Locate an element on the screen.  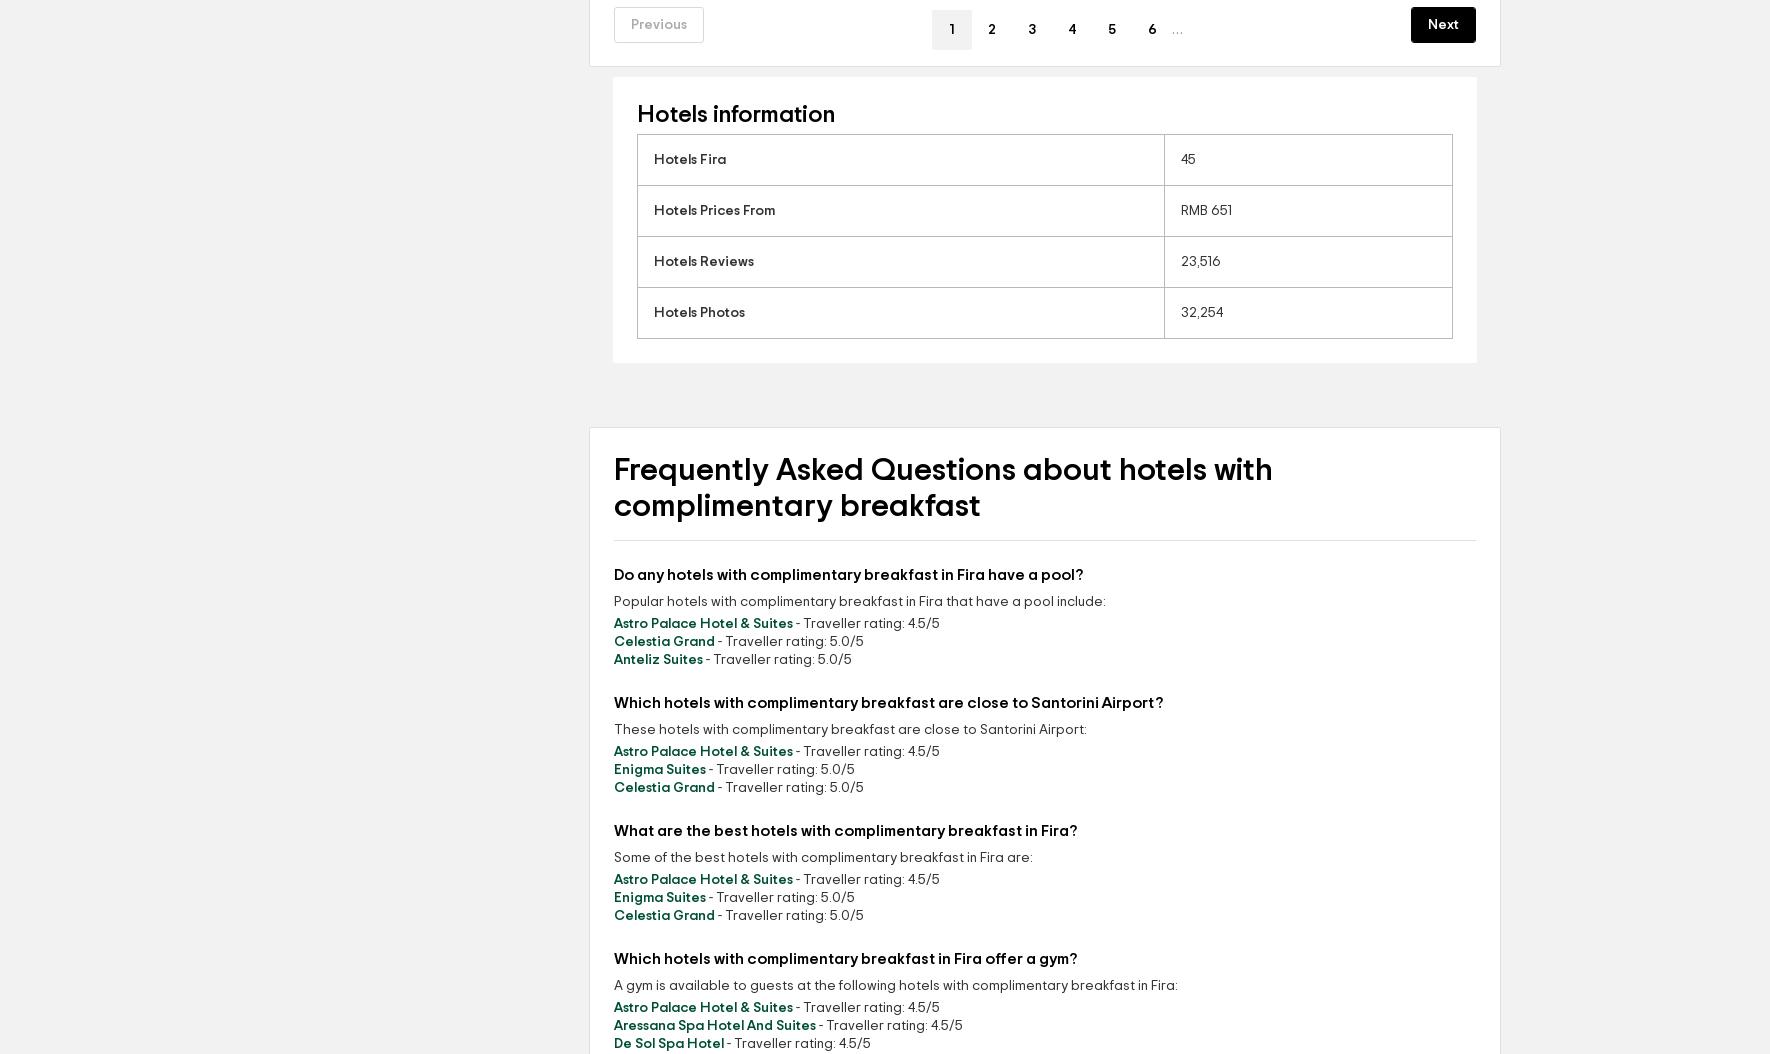
'5' is located at coordinates (1111, 30).